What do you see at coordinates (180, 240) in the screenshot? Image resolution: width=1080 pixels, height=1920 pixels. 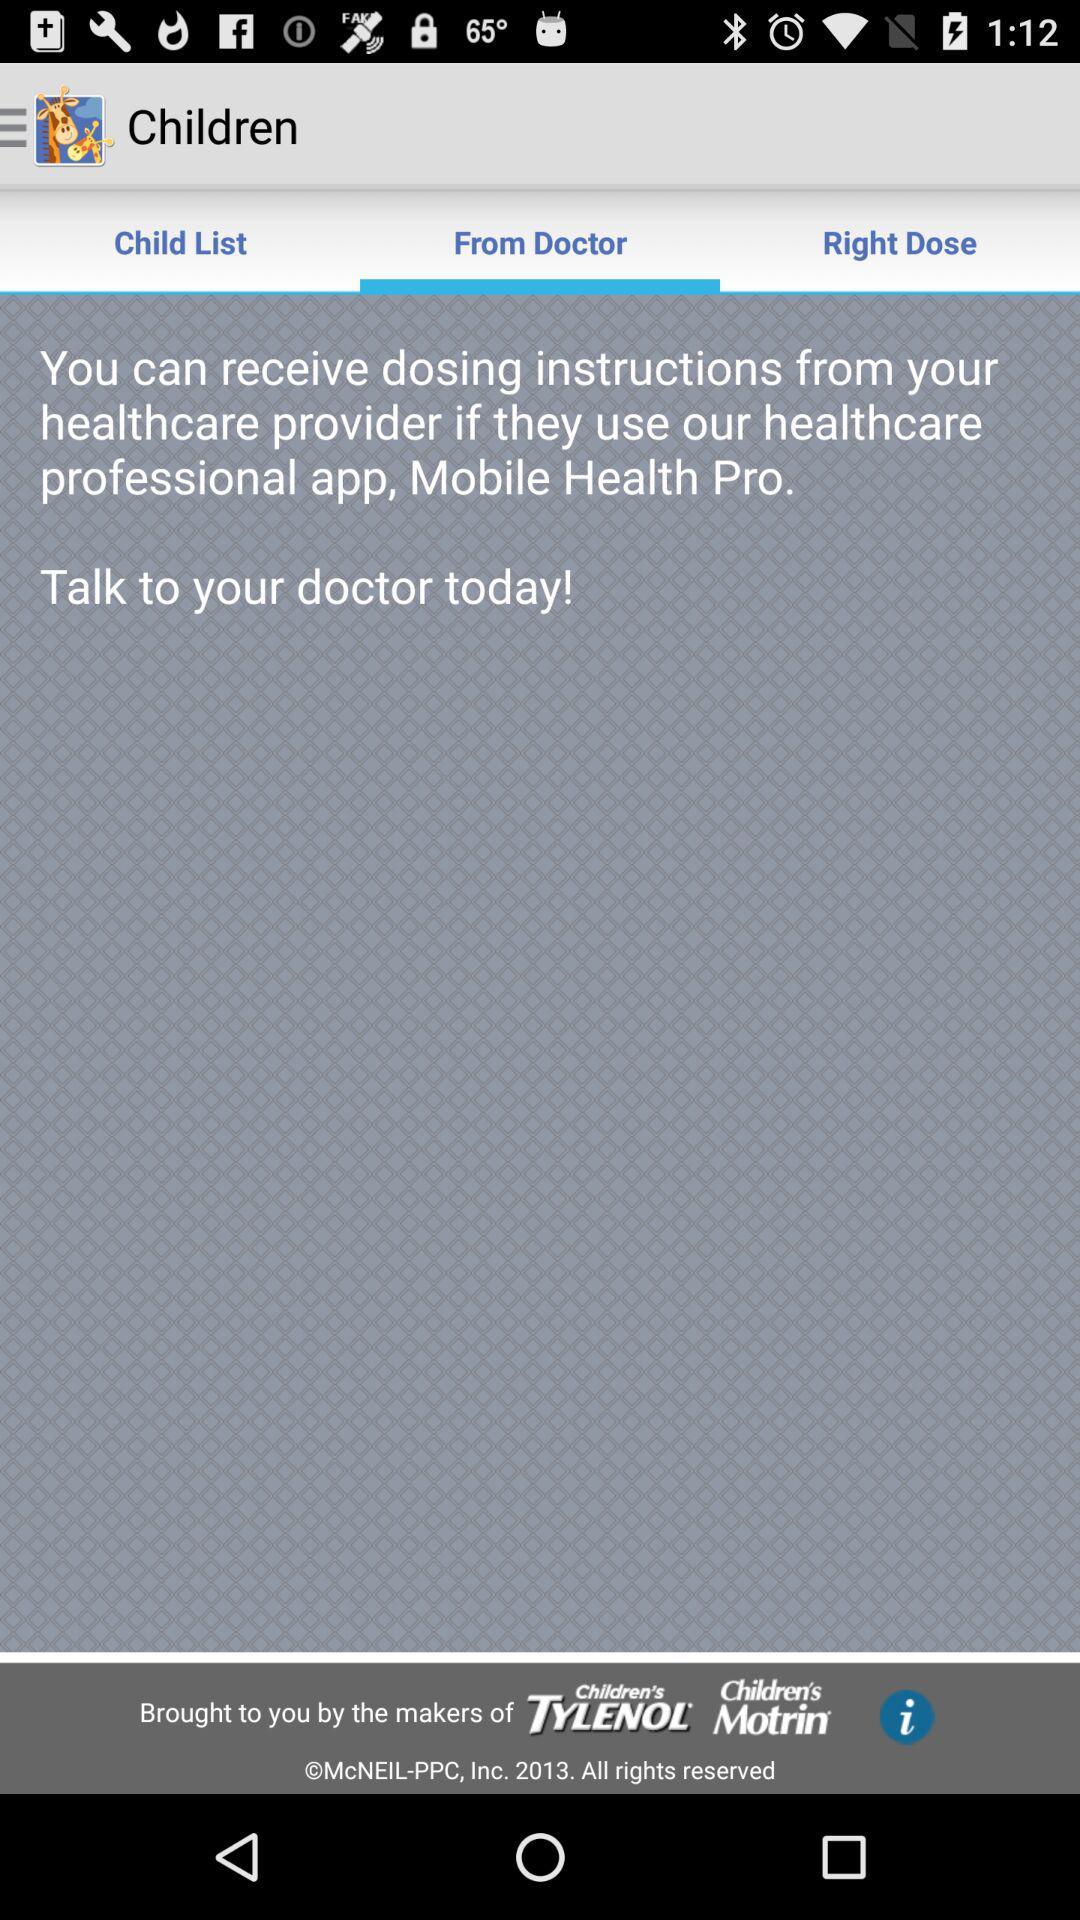 I see `icon next to from doctor` at bounding box center [180, 240].